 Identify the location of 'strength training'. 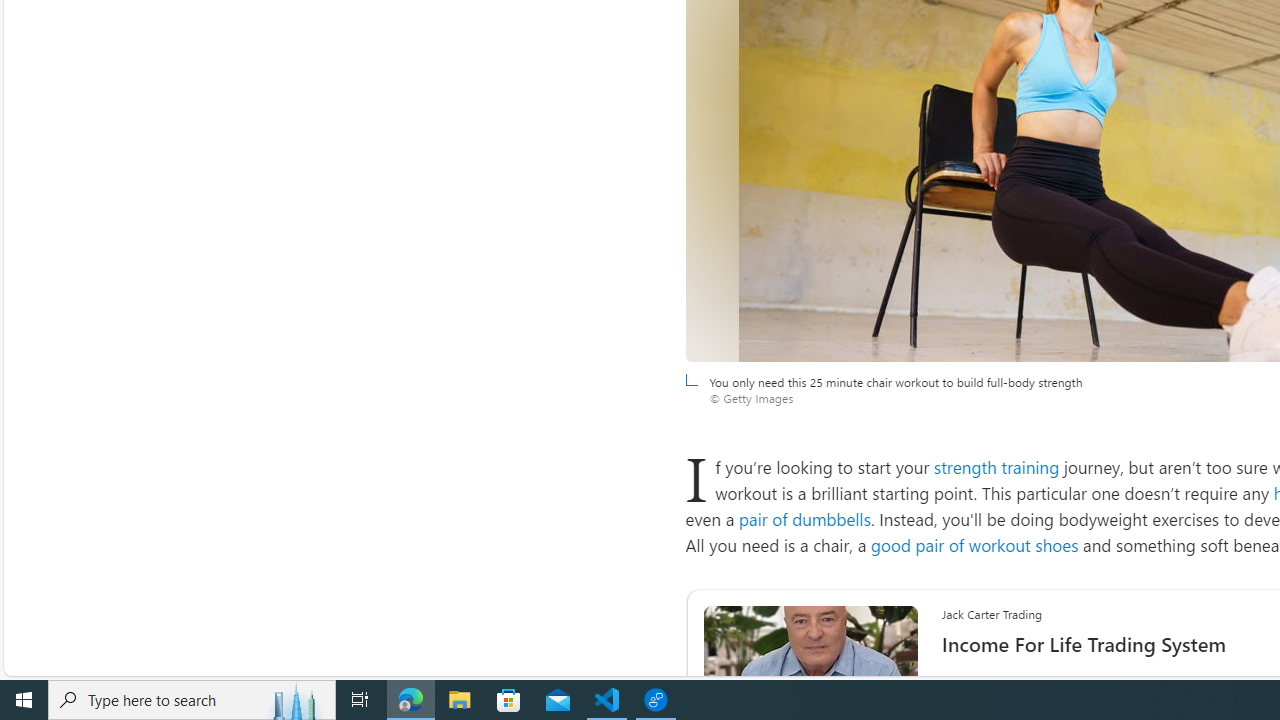
(997, 466).